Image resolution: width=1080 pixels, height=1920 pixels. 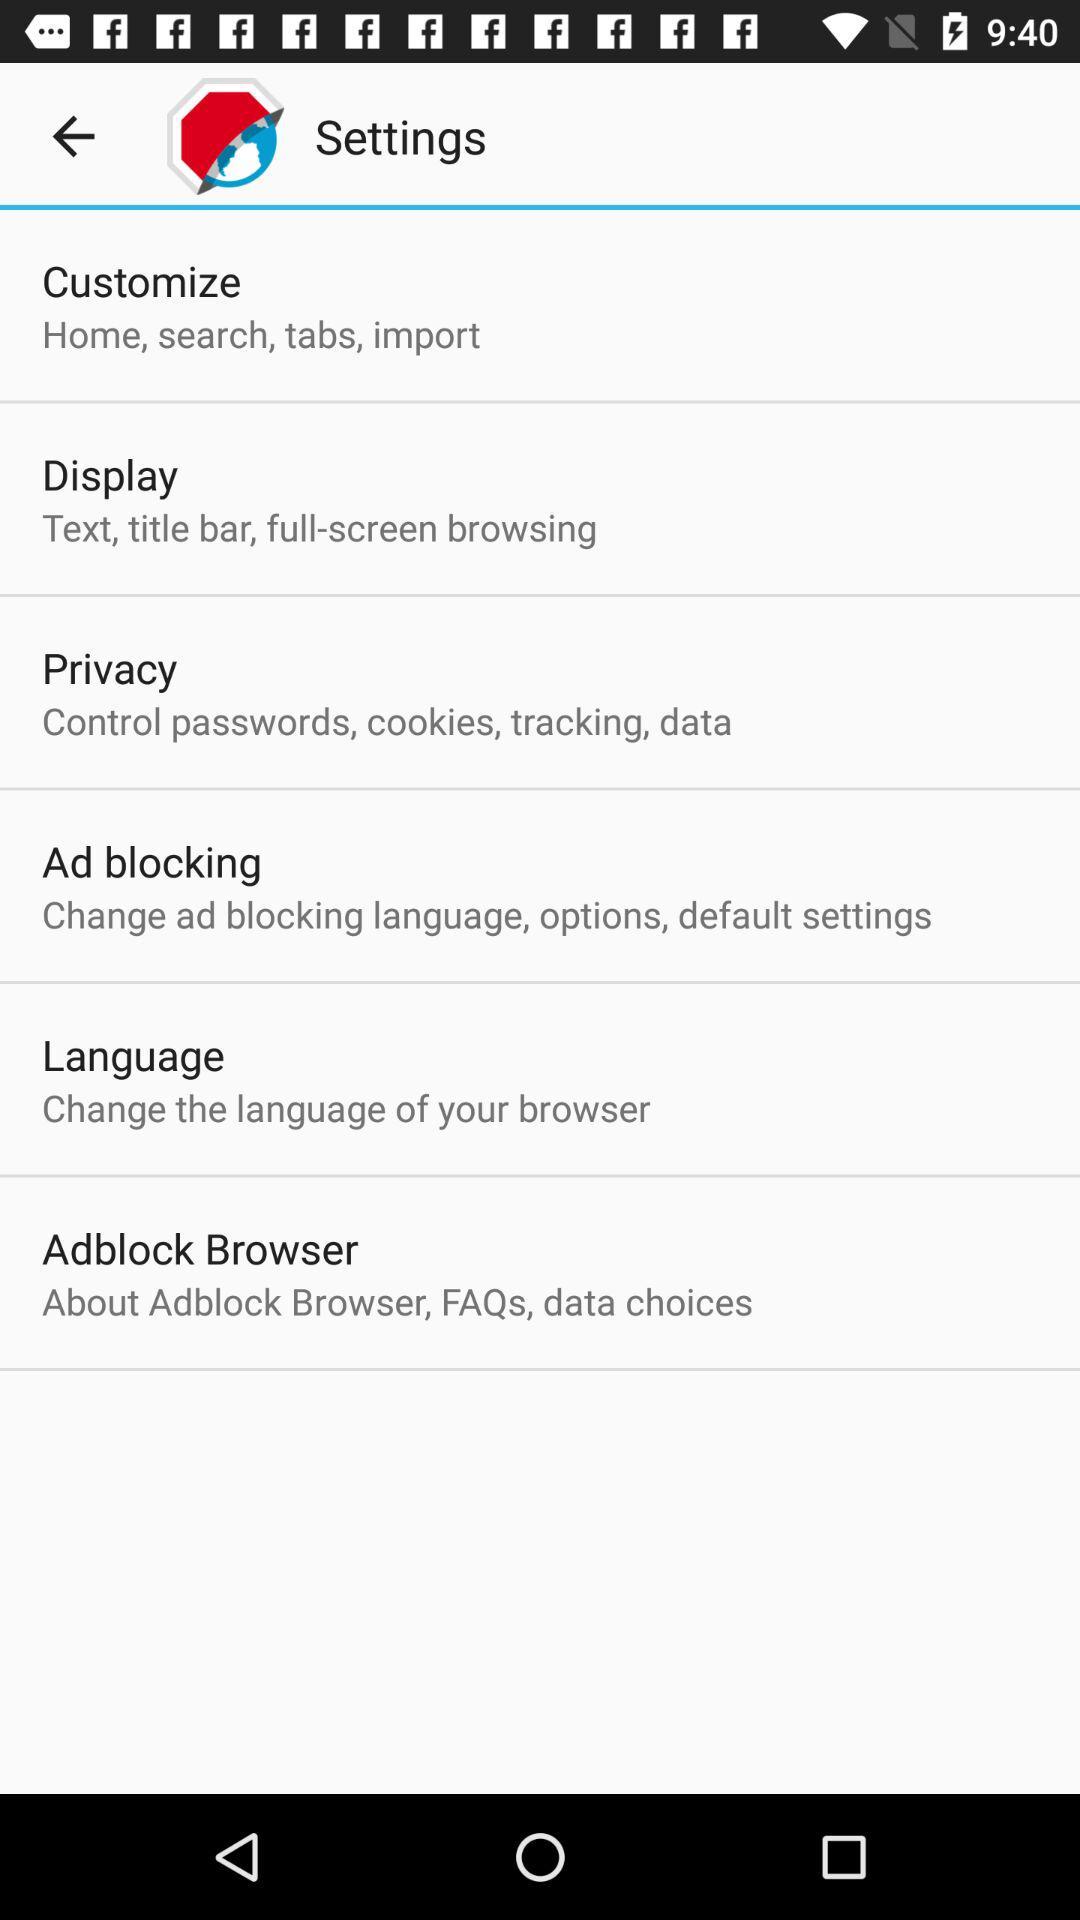 I want to click on the control passwords cookies, so click(x=387, y=720).